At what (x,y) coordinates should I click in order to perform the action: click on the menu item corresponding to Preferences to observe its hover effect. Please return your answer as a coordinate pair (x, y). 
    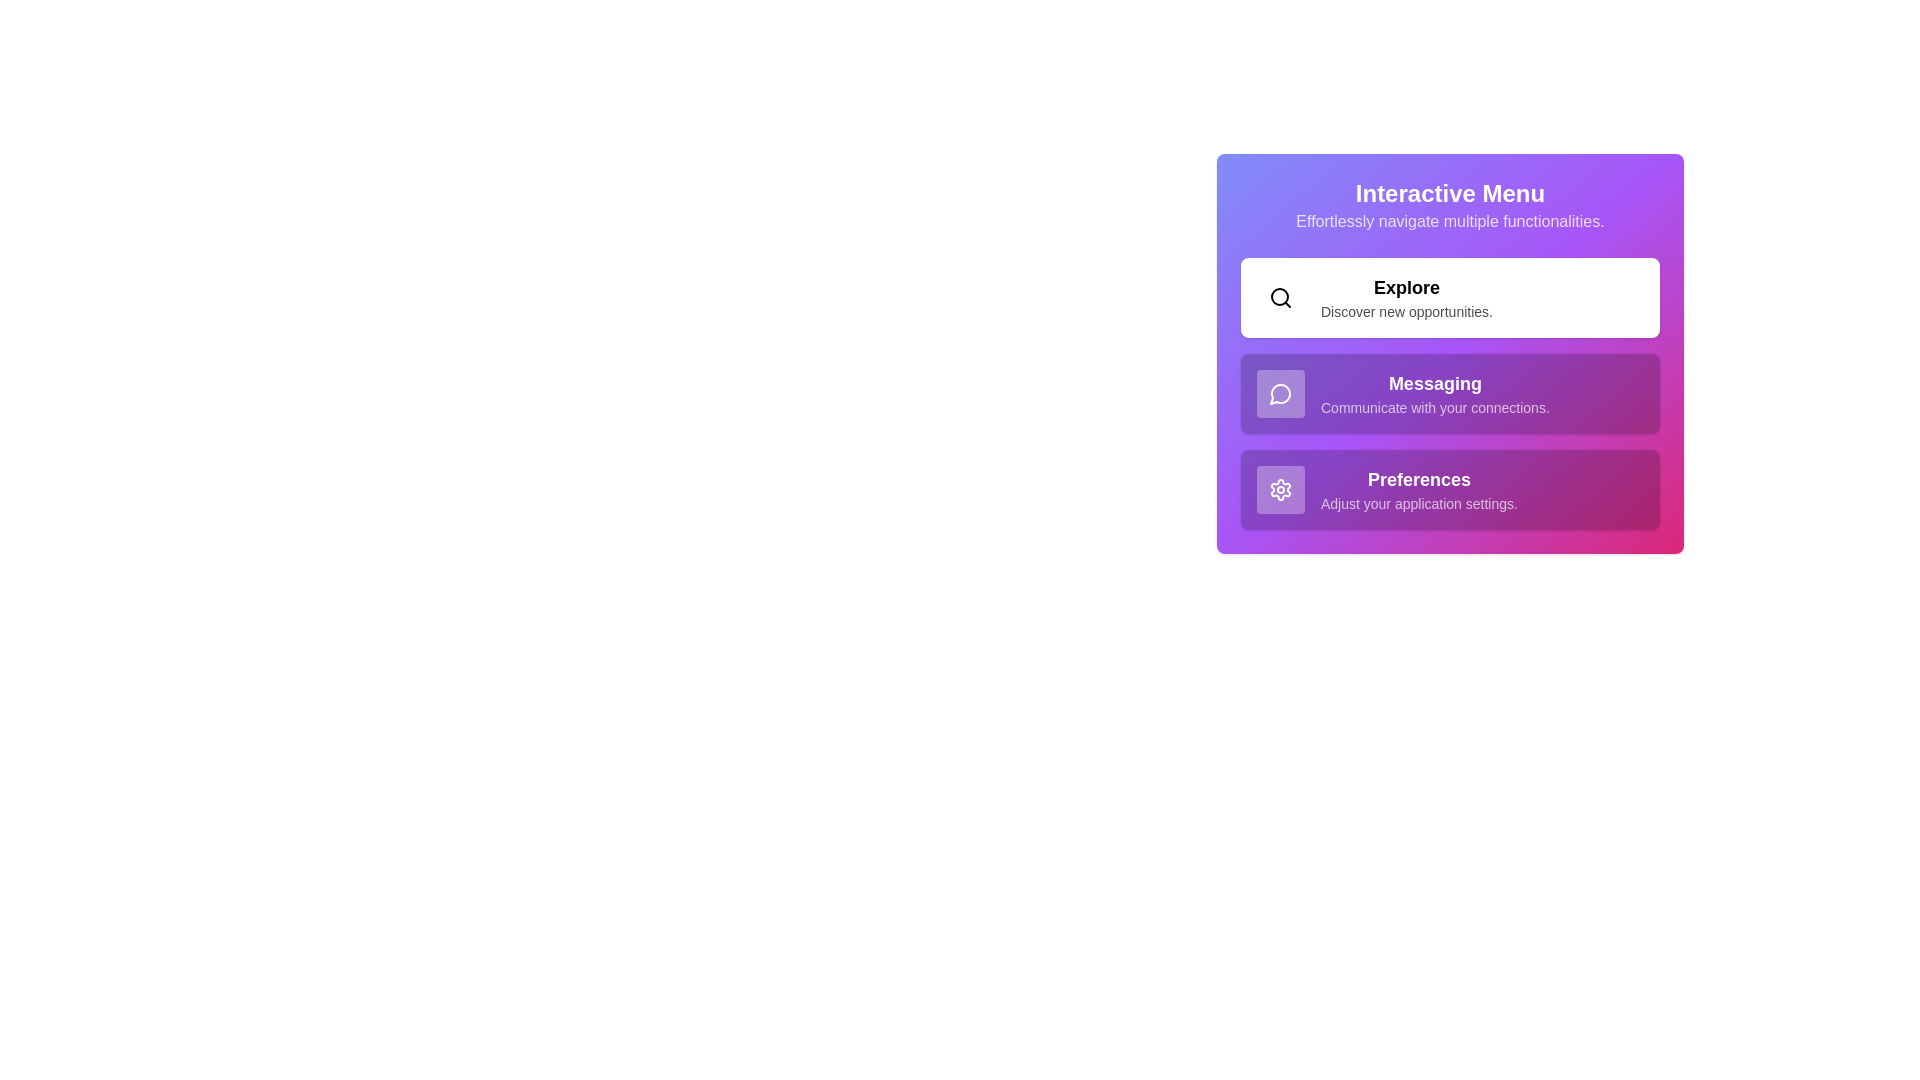
    Looking at the image, I should click on (1450, 489).